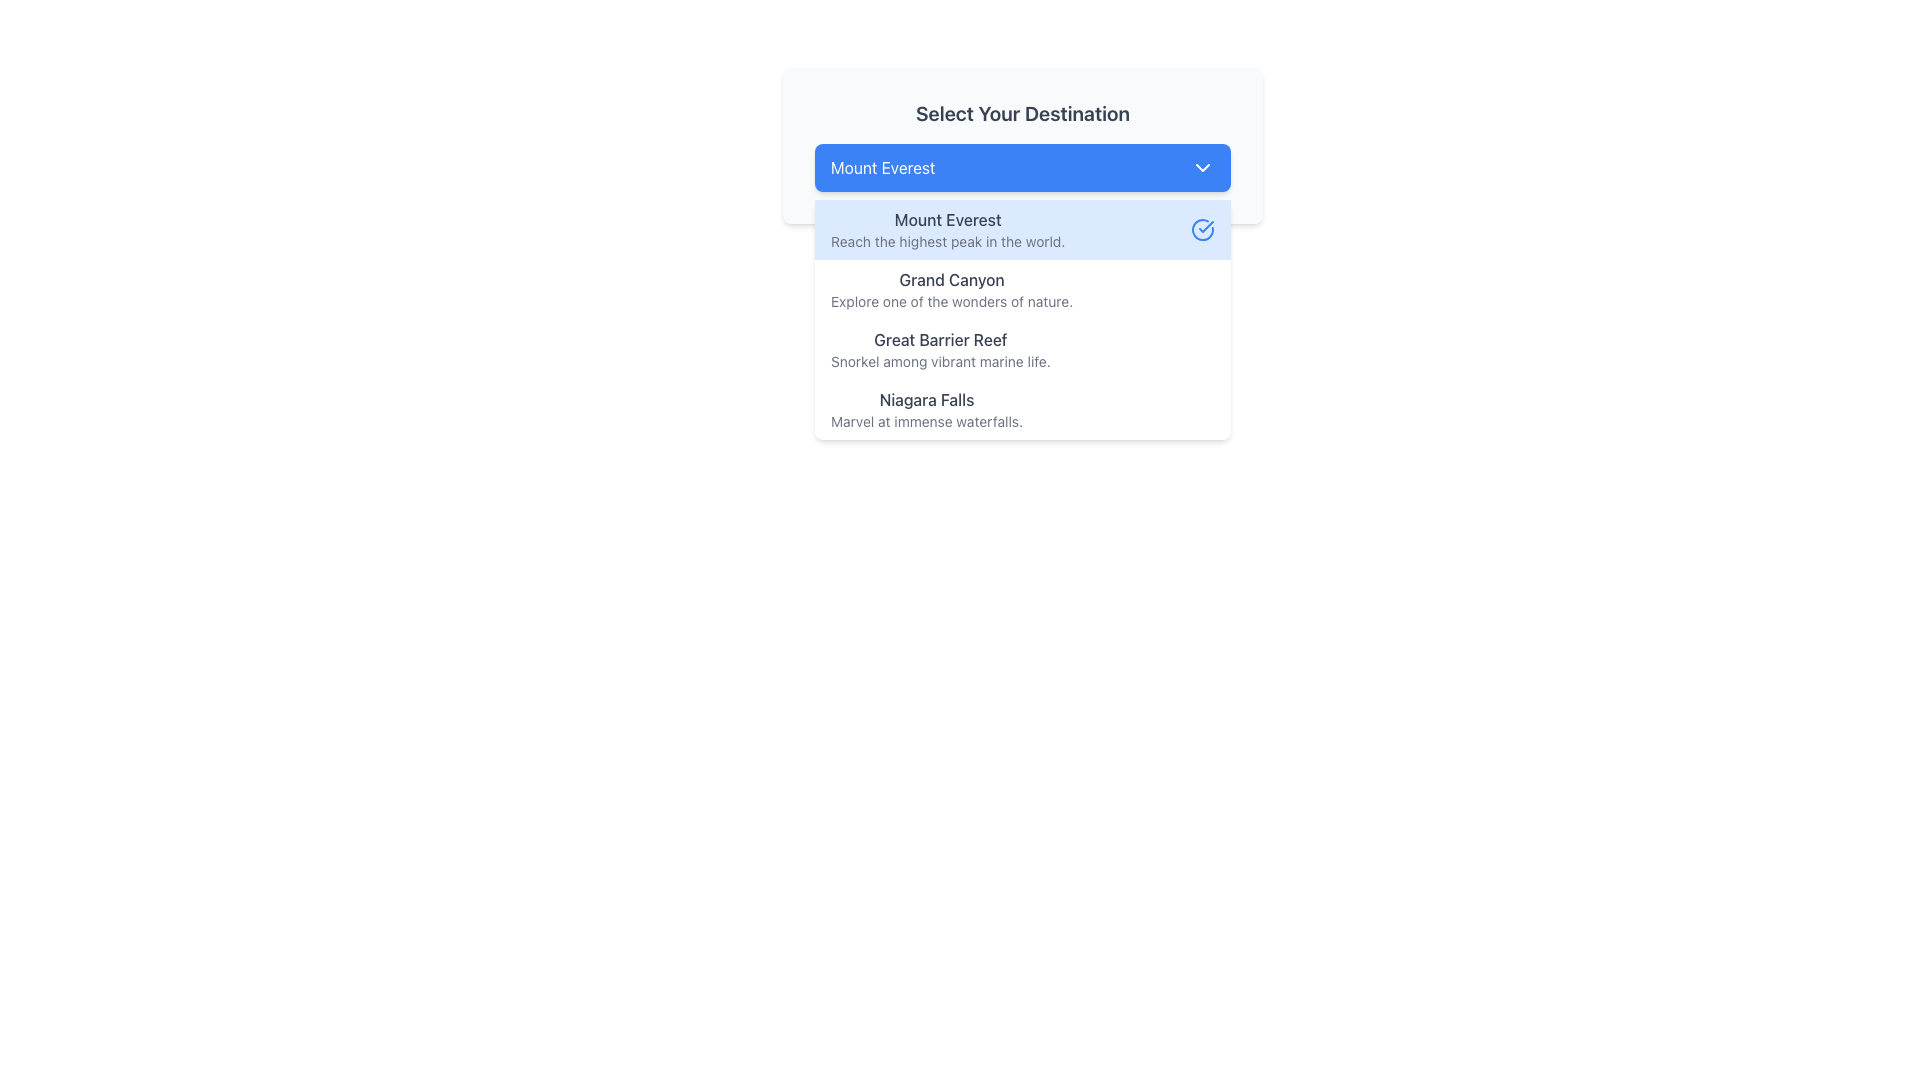  I want to click on text label 'Grand Canyon' located in the dropdown list interface beneath 'Mount Everest', so click(951, 280).